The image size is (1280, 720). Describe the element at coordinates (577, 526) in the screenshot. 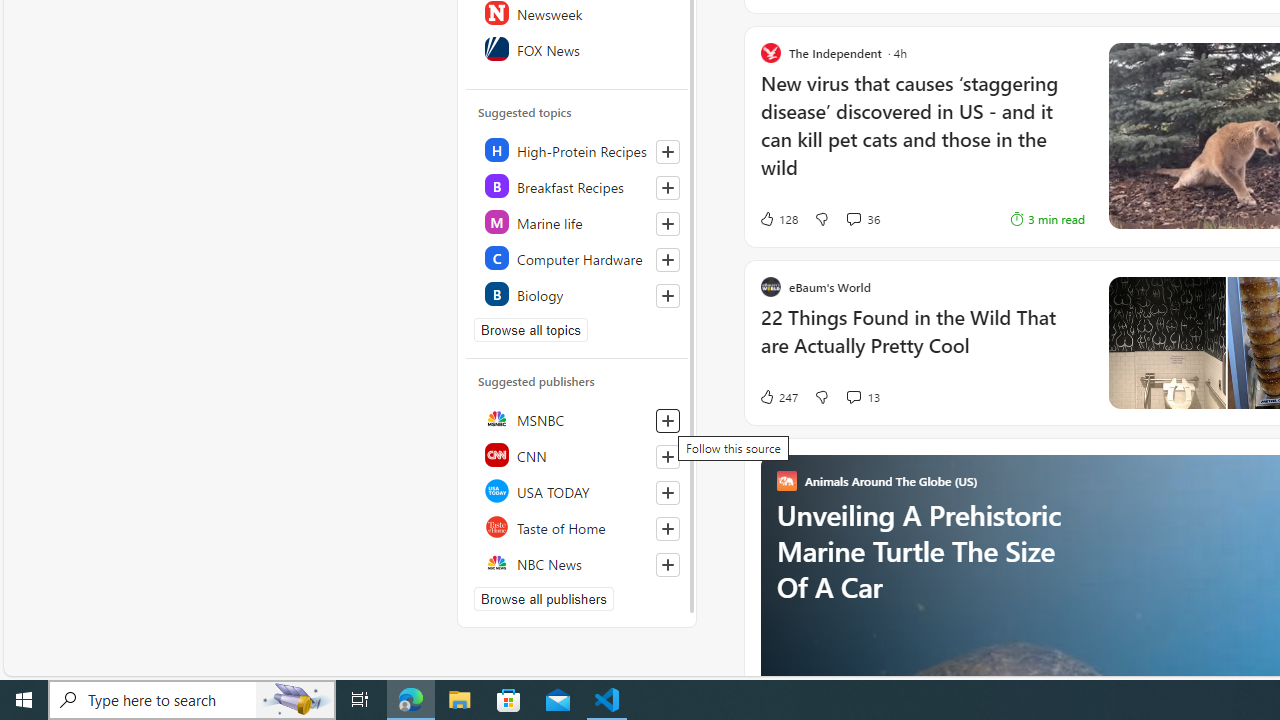

I see `'Taste of Home'` at that location.